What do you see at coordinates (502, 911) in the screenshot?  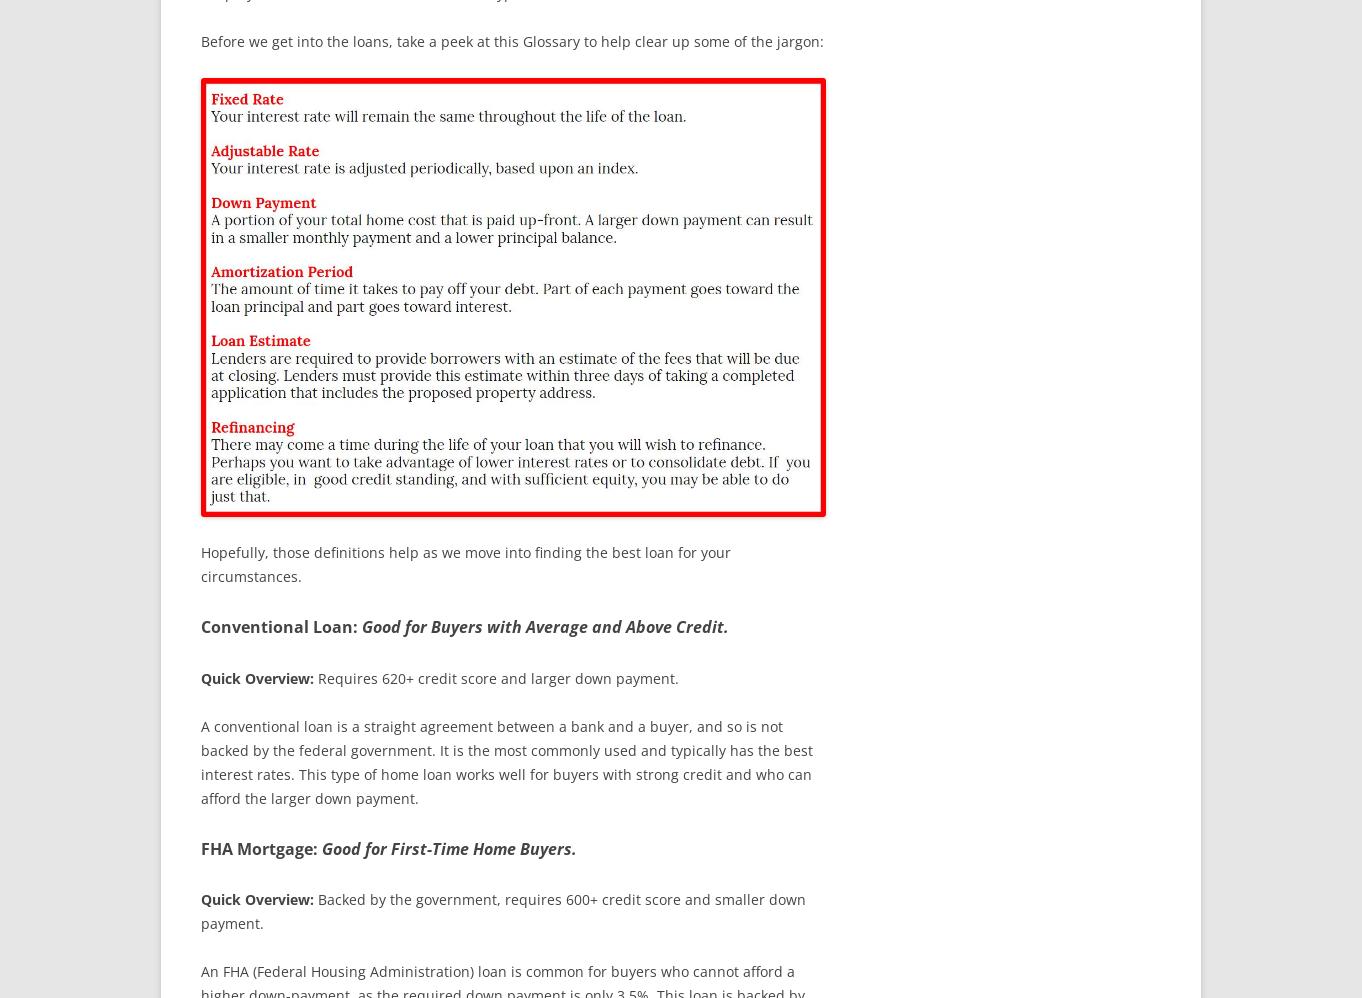 I see `'Backed by the government, requires 600+ credit score and smaller down payment.'` at bounding box center [502, 911].